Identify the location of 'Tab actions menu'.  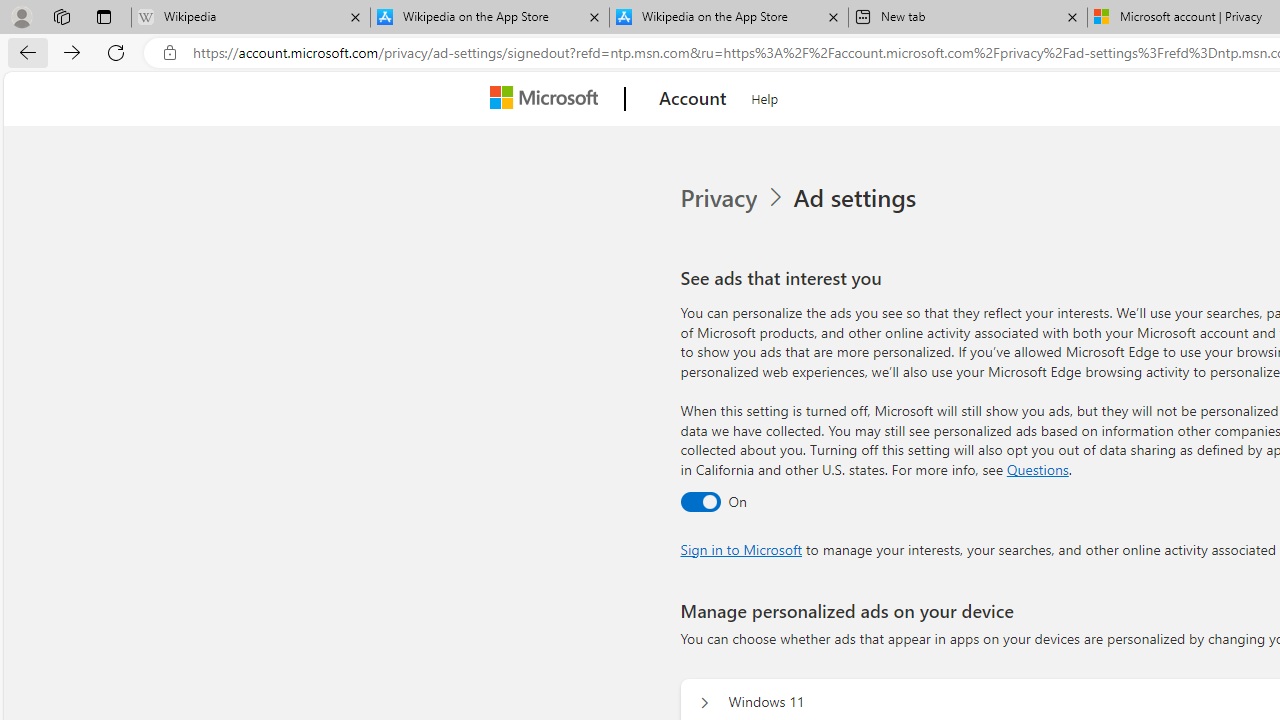
(103, 16).